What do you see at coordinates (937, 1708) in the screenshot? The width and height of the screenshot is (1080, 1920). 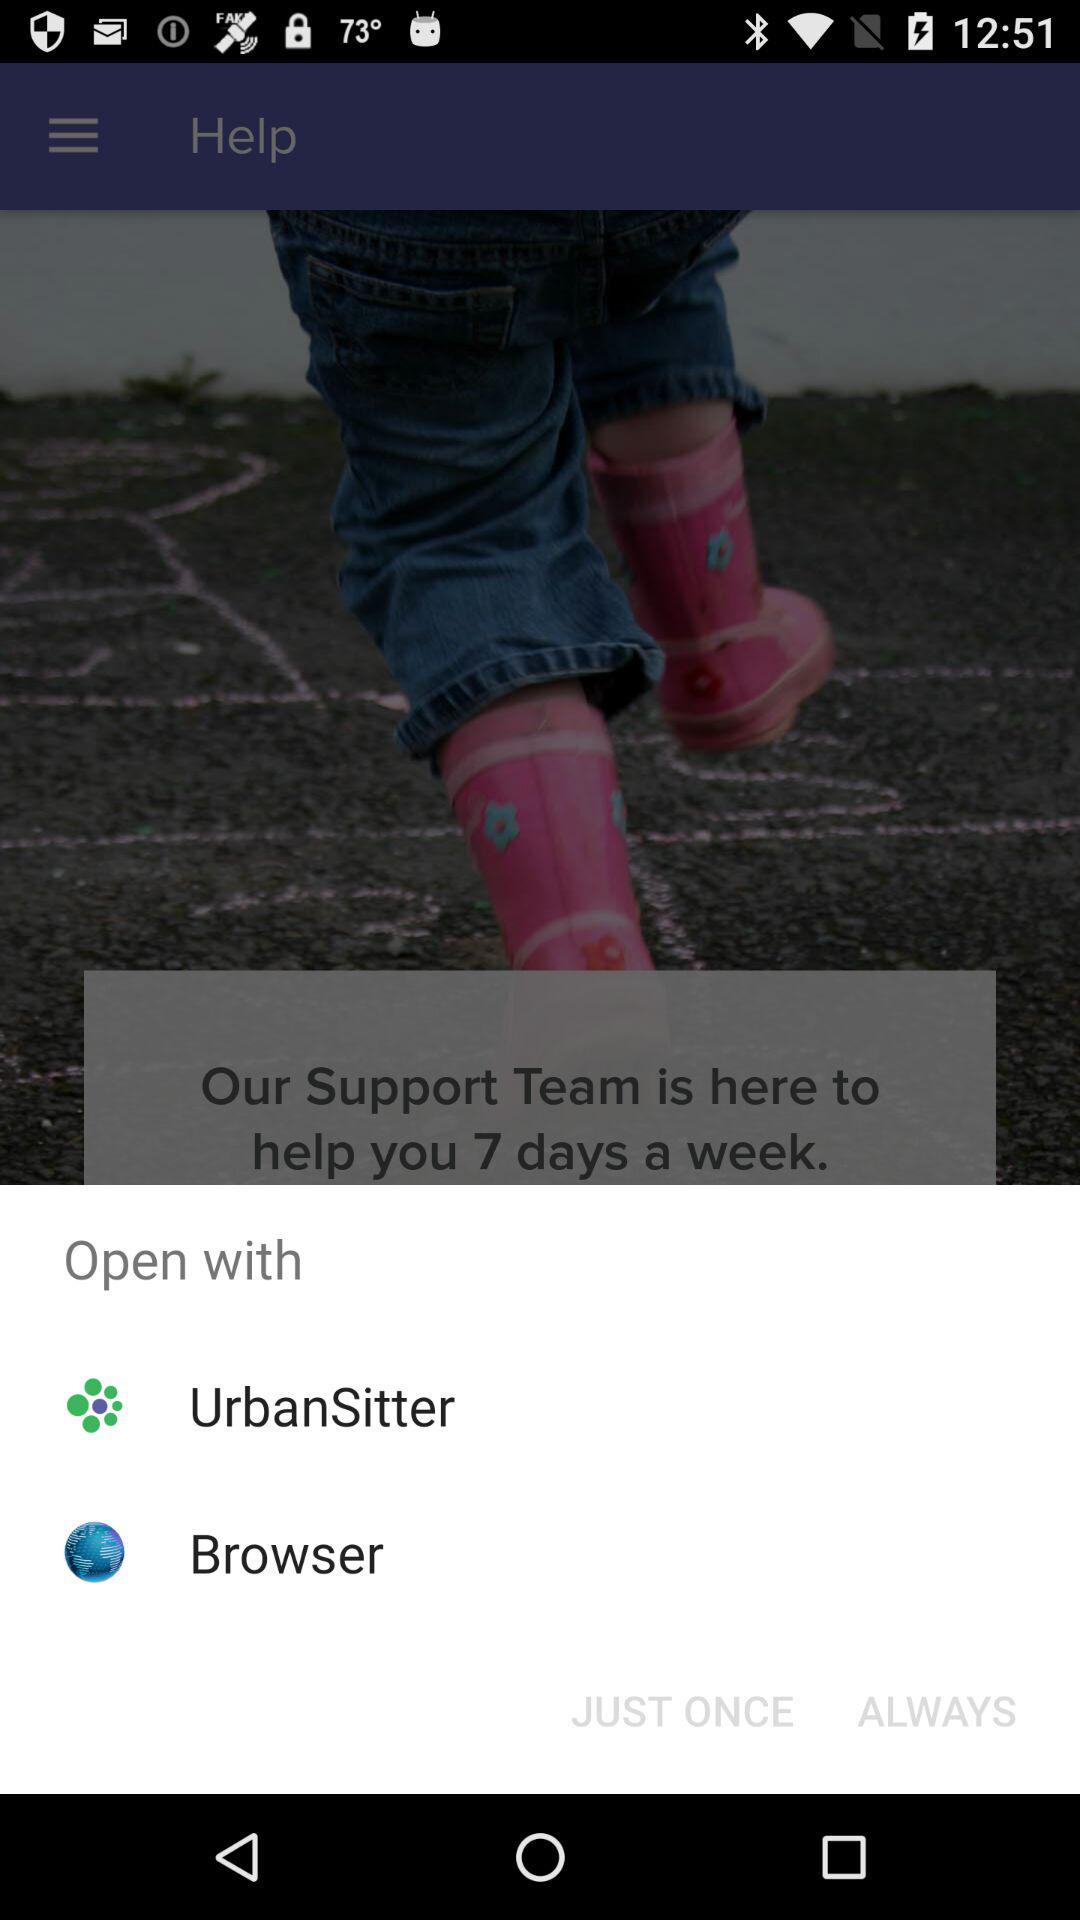 I see `button to the right of the just once` at bounding box center [937, 1708].